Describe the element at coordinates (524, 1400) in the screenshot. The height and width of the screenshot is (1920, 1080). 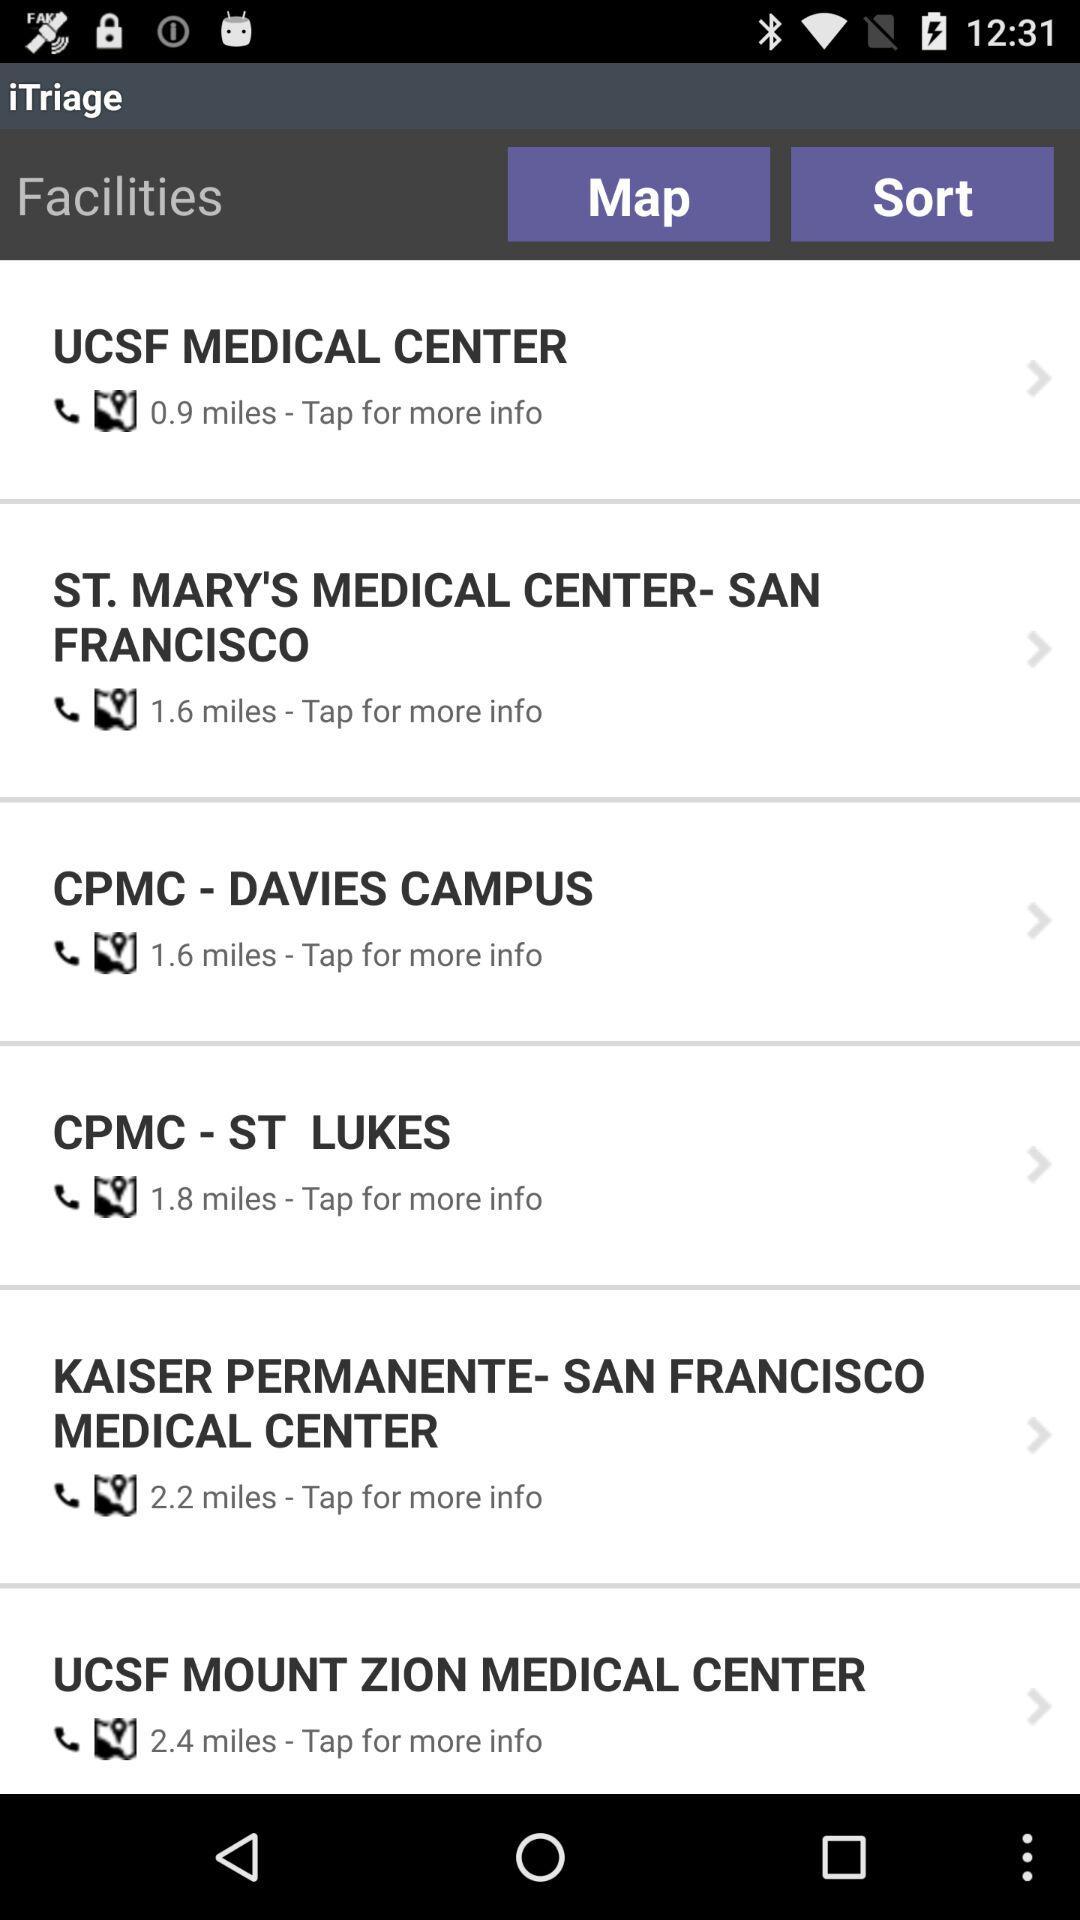
I see `kaiser permanente san icon` at that location.